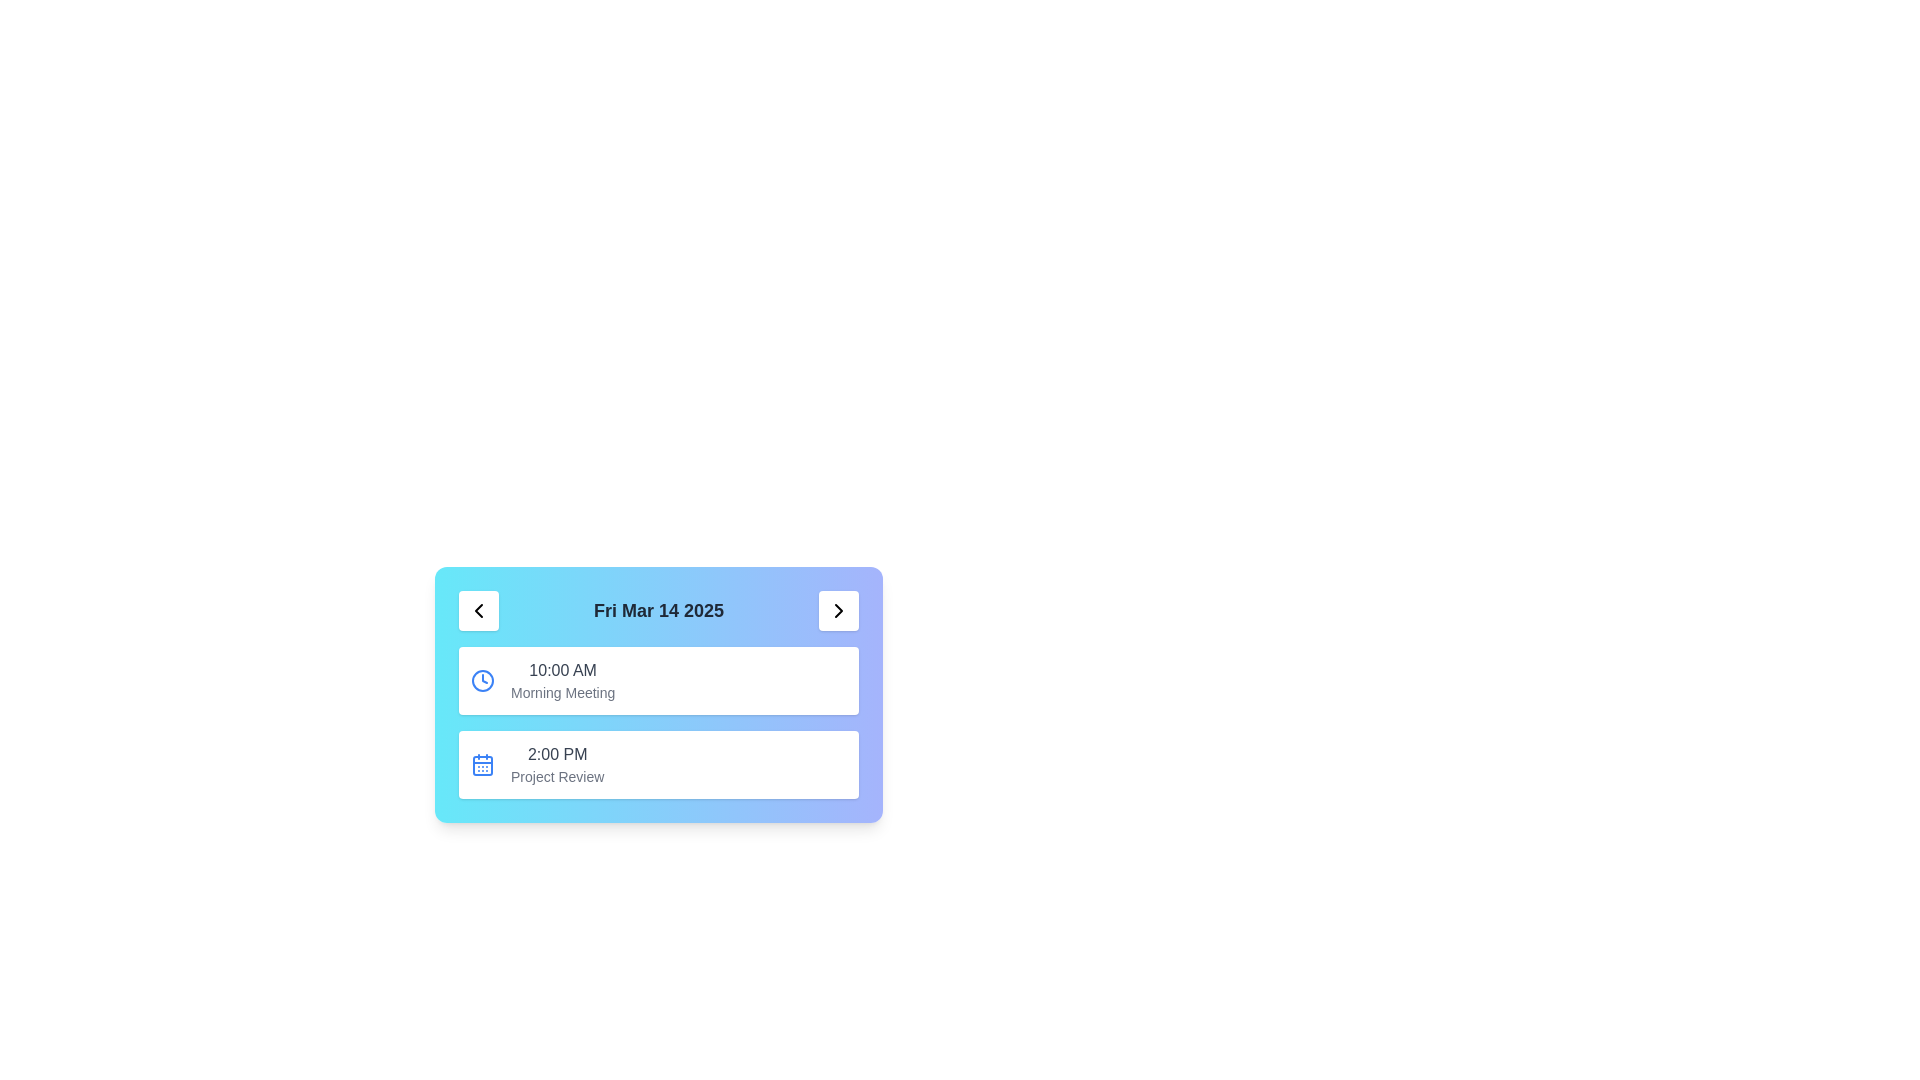 This screenshot has height=1080, width=1920. I want to click on the leftmost icon in the date and title area, which is situated on a gradient-blue background, so click(478, 609).